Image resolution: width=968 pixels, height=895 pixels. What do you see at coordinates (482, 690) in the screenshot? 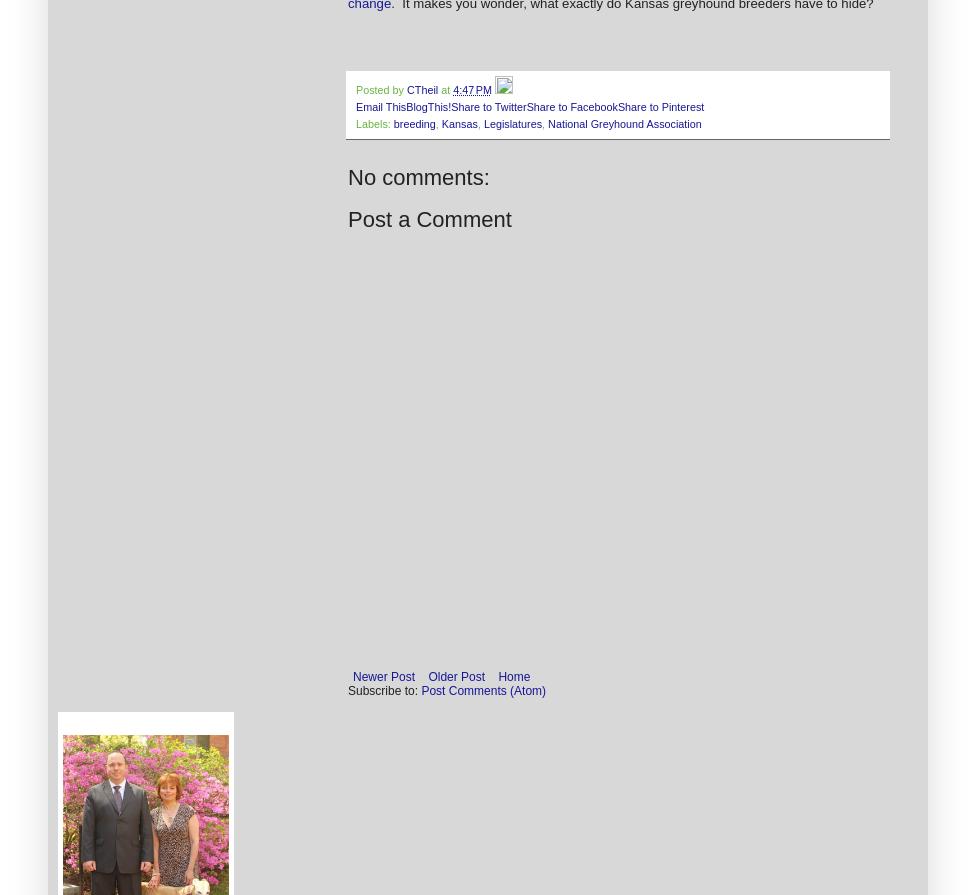
I see `'Post Comments (Atom)'` at bounding box center [482, 690].